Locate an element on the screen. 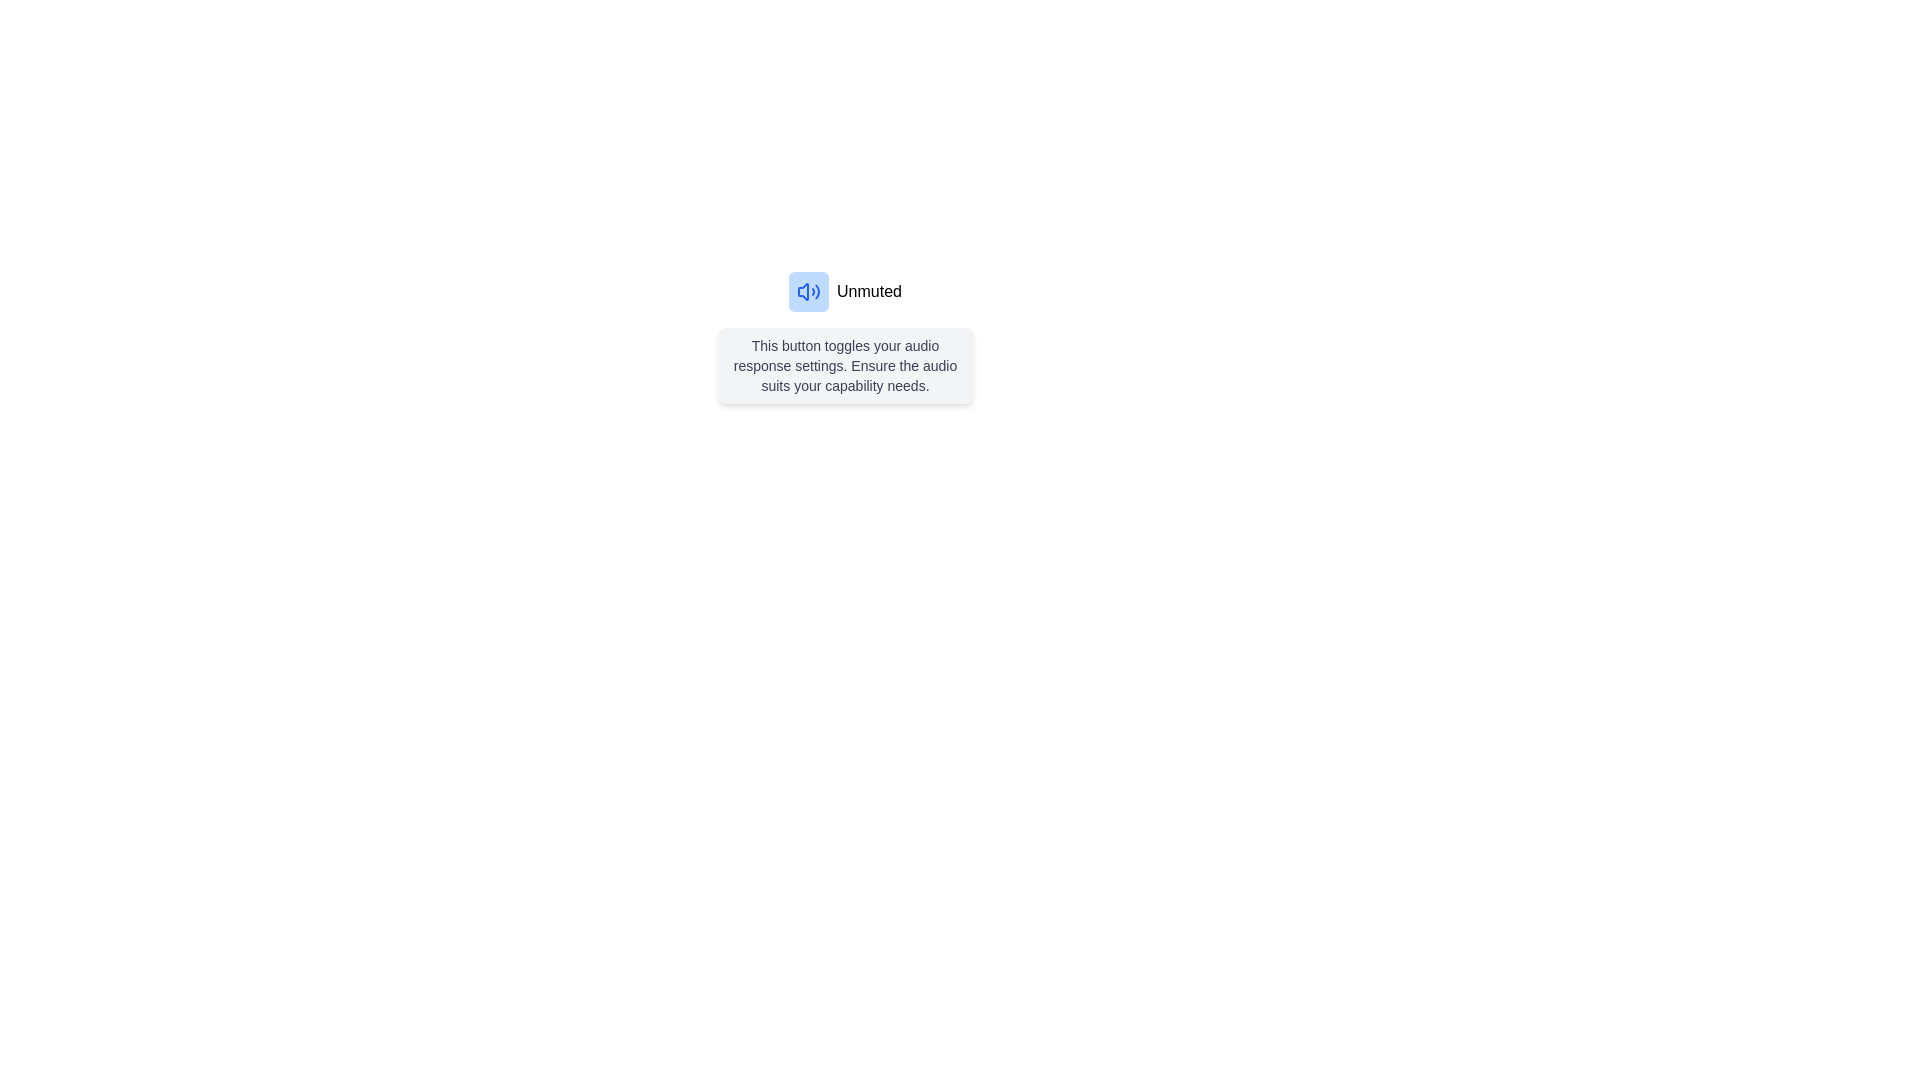 Image resolution: width=1920 pixels, height=1080 pixels. the blue speaker icon with sound waves, located within the light blue rounded rectangular button labeled 'Unmuted' is located at coordinates (809, 292).